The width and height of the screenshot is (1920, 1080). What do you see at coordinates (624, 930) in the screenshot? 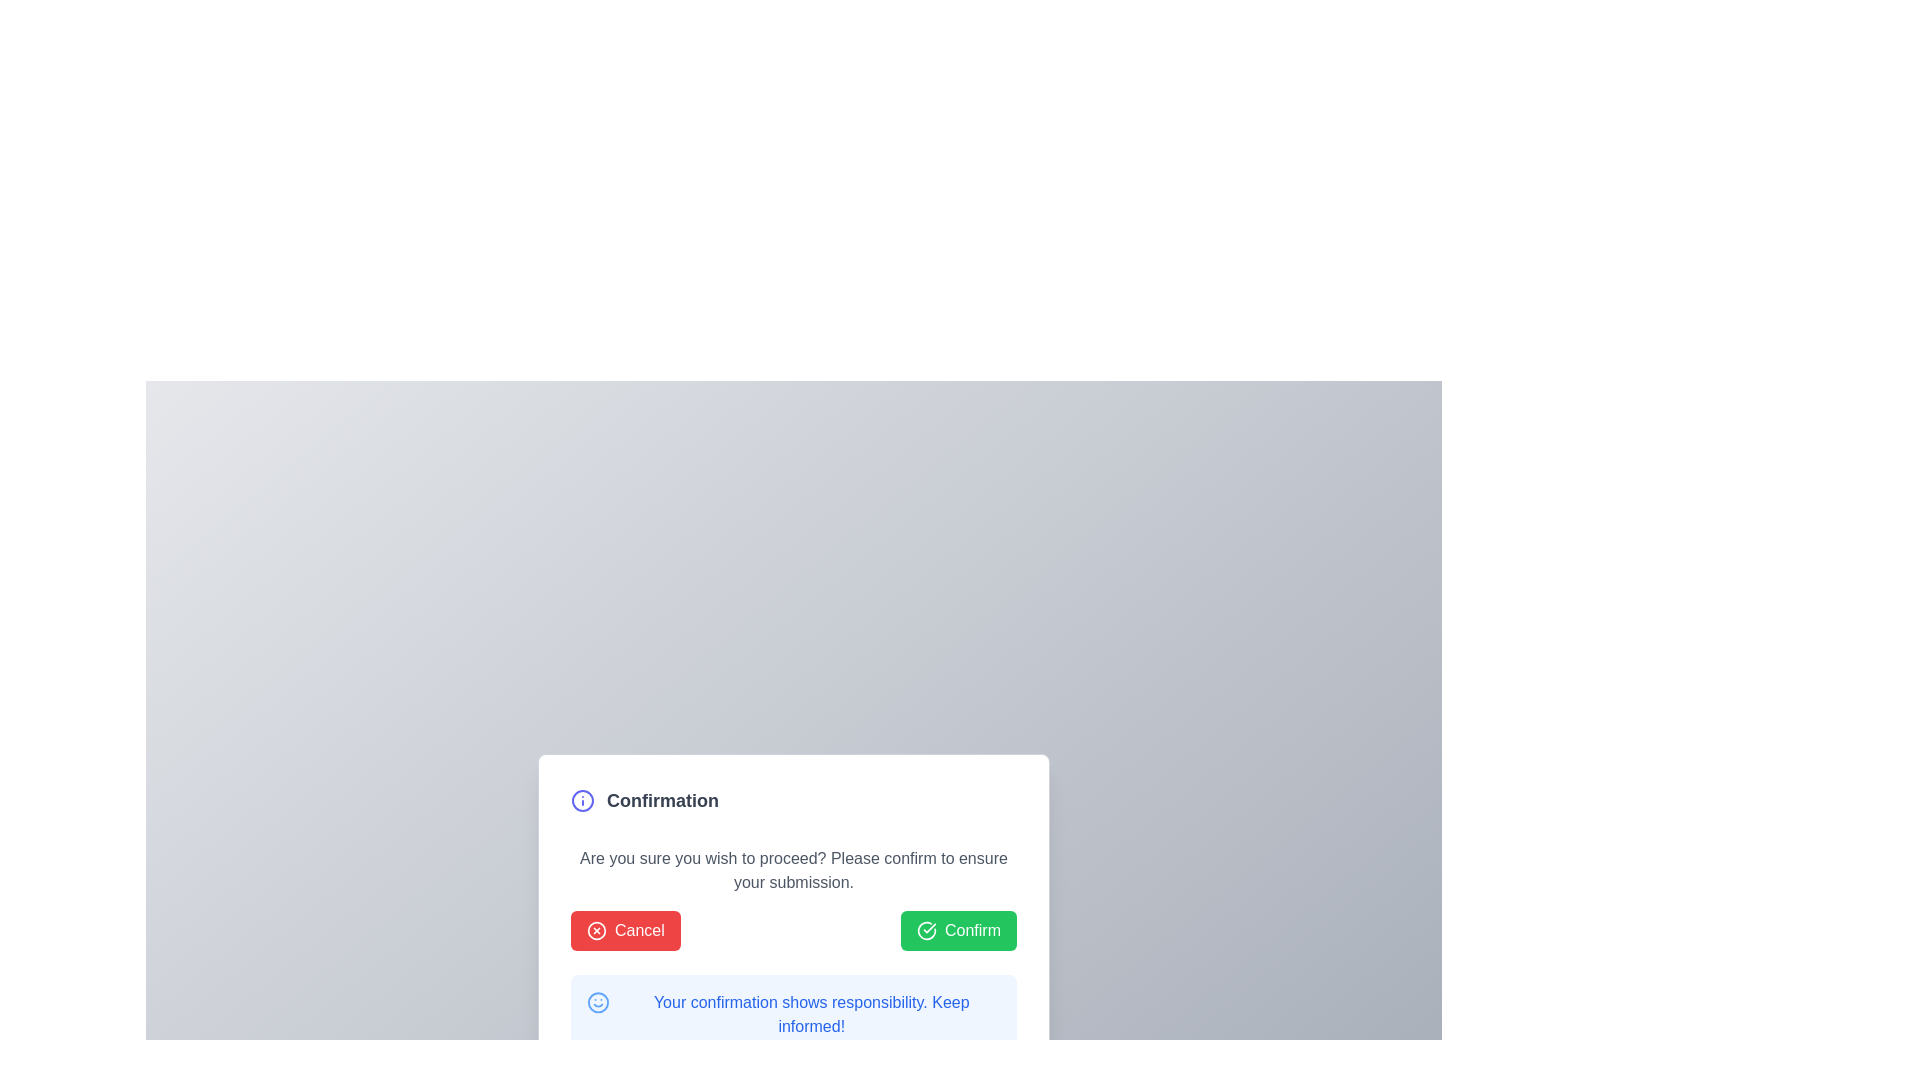
I see `the cancel button located at the bottom right corner of the modal dialog box` at bounding box center [624, 930].